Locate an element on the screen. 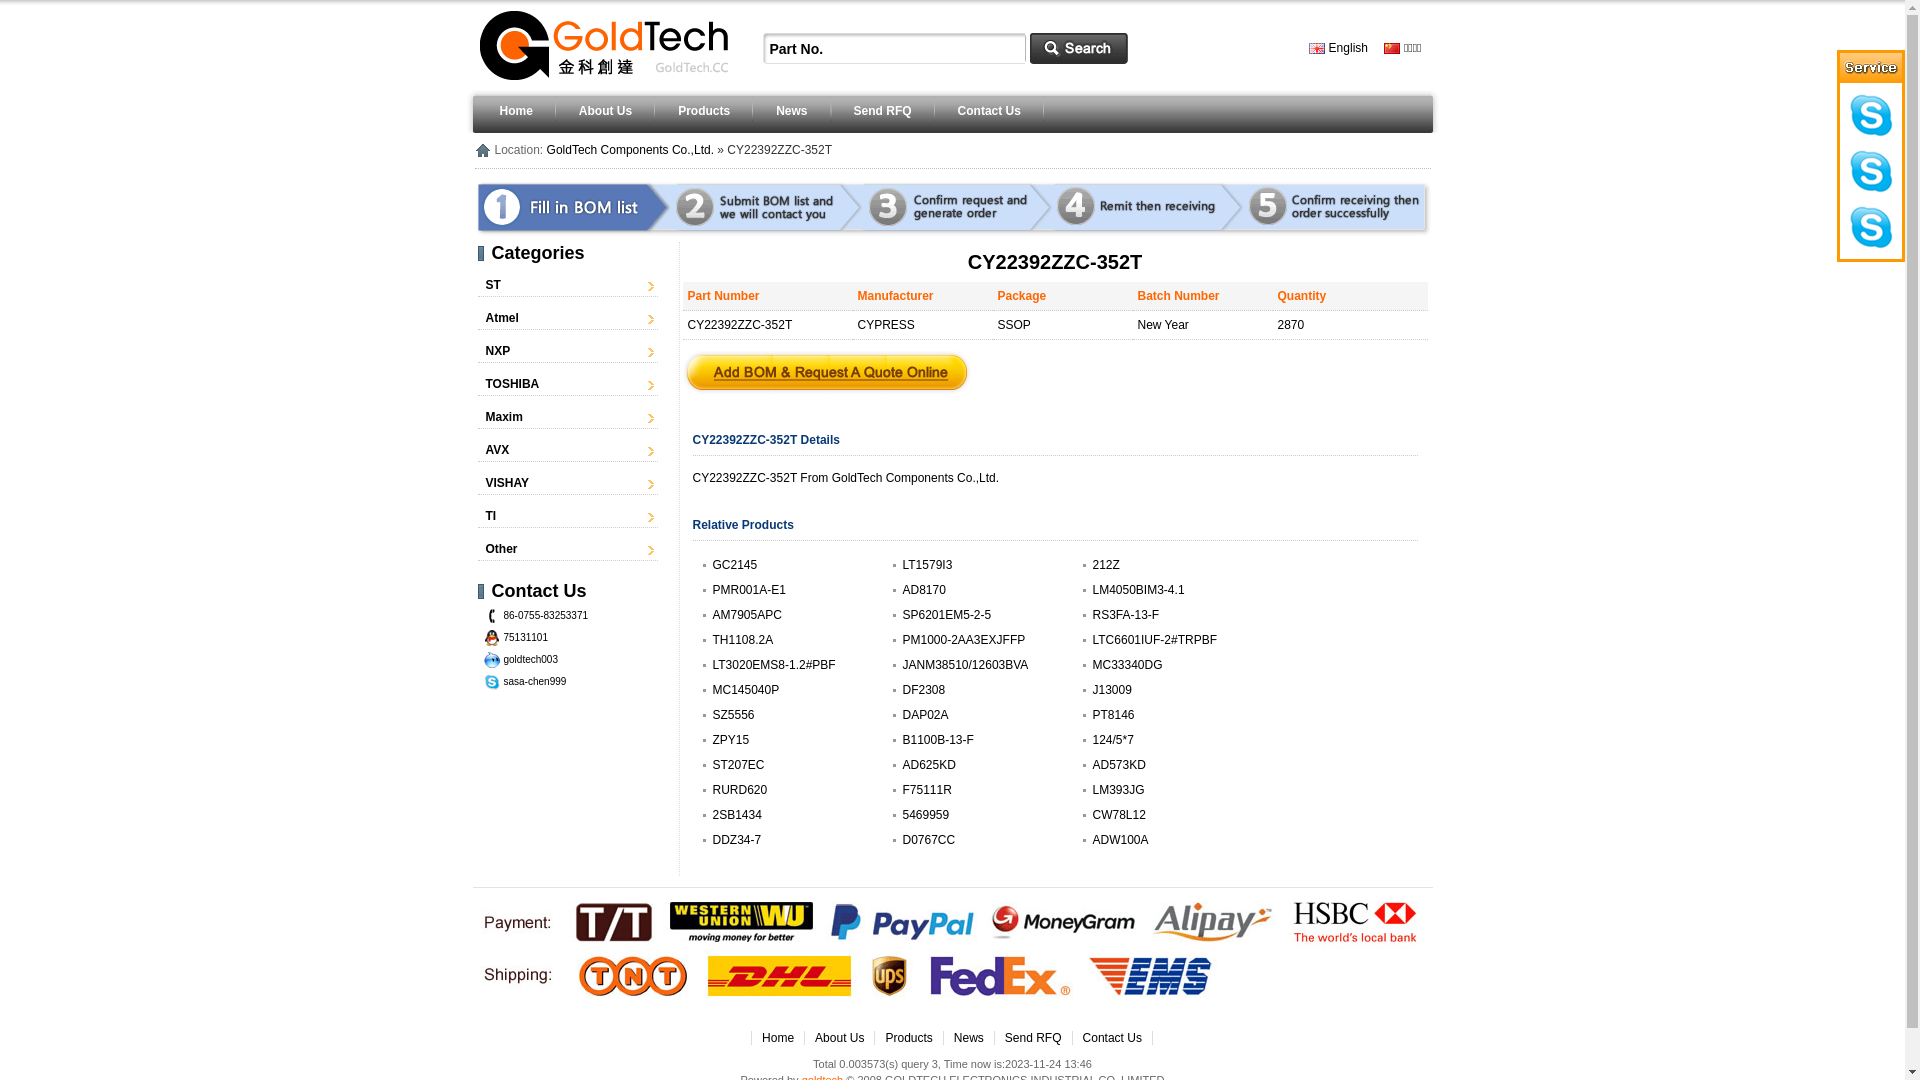 The height and width of the screenshot is (1080, 1920). 'Home' is located at coordinates (776, 1036).